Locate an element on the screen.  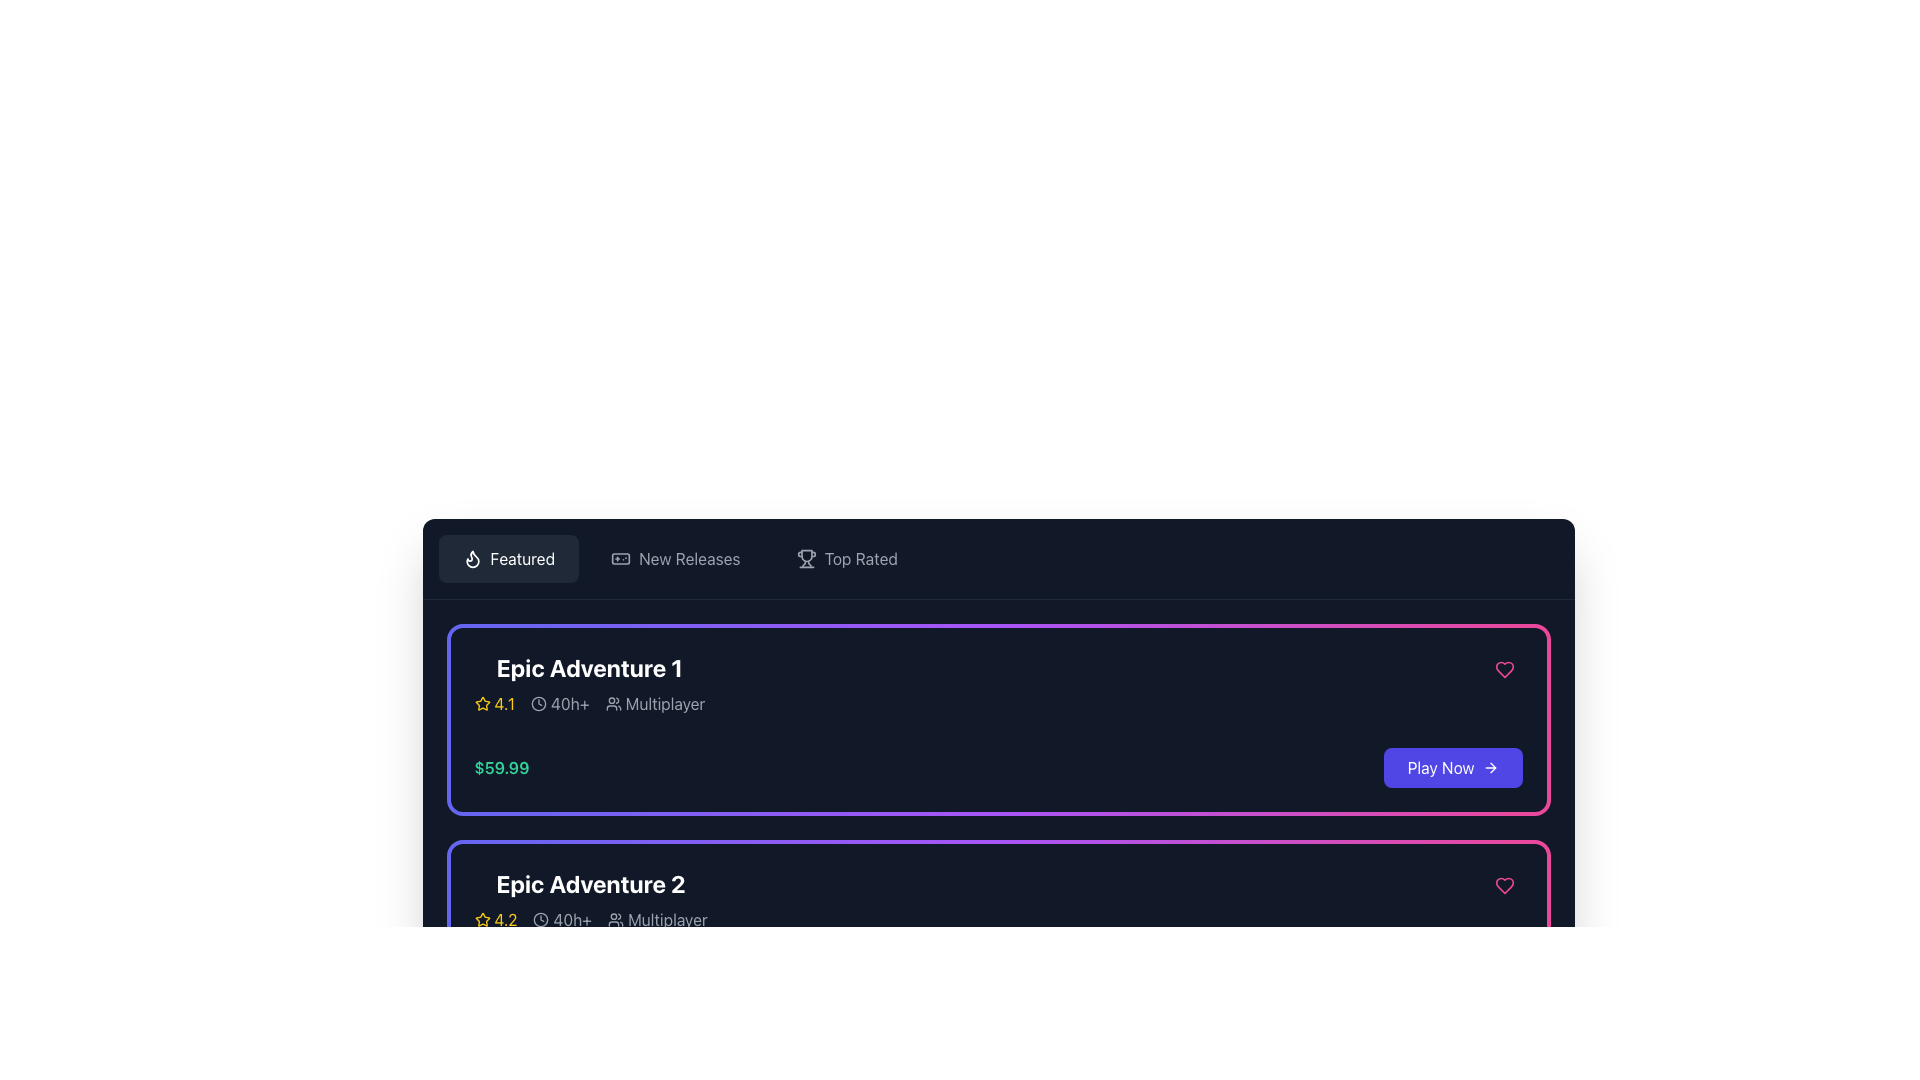
the circular graphic representing the clock icon for 'Epic Adventure 2', which is part of the game listing's metadata elements is located at coordinates (541, 920).